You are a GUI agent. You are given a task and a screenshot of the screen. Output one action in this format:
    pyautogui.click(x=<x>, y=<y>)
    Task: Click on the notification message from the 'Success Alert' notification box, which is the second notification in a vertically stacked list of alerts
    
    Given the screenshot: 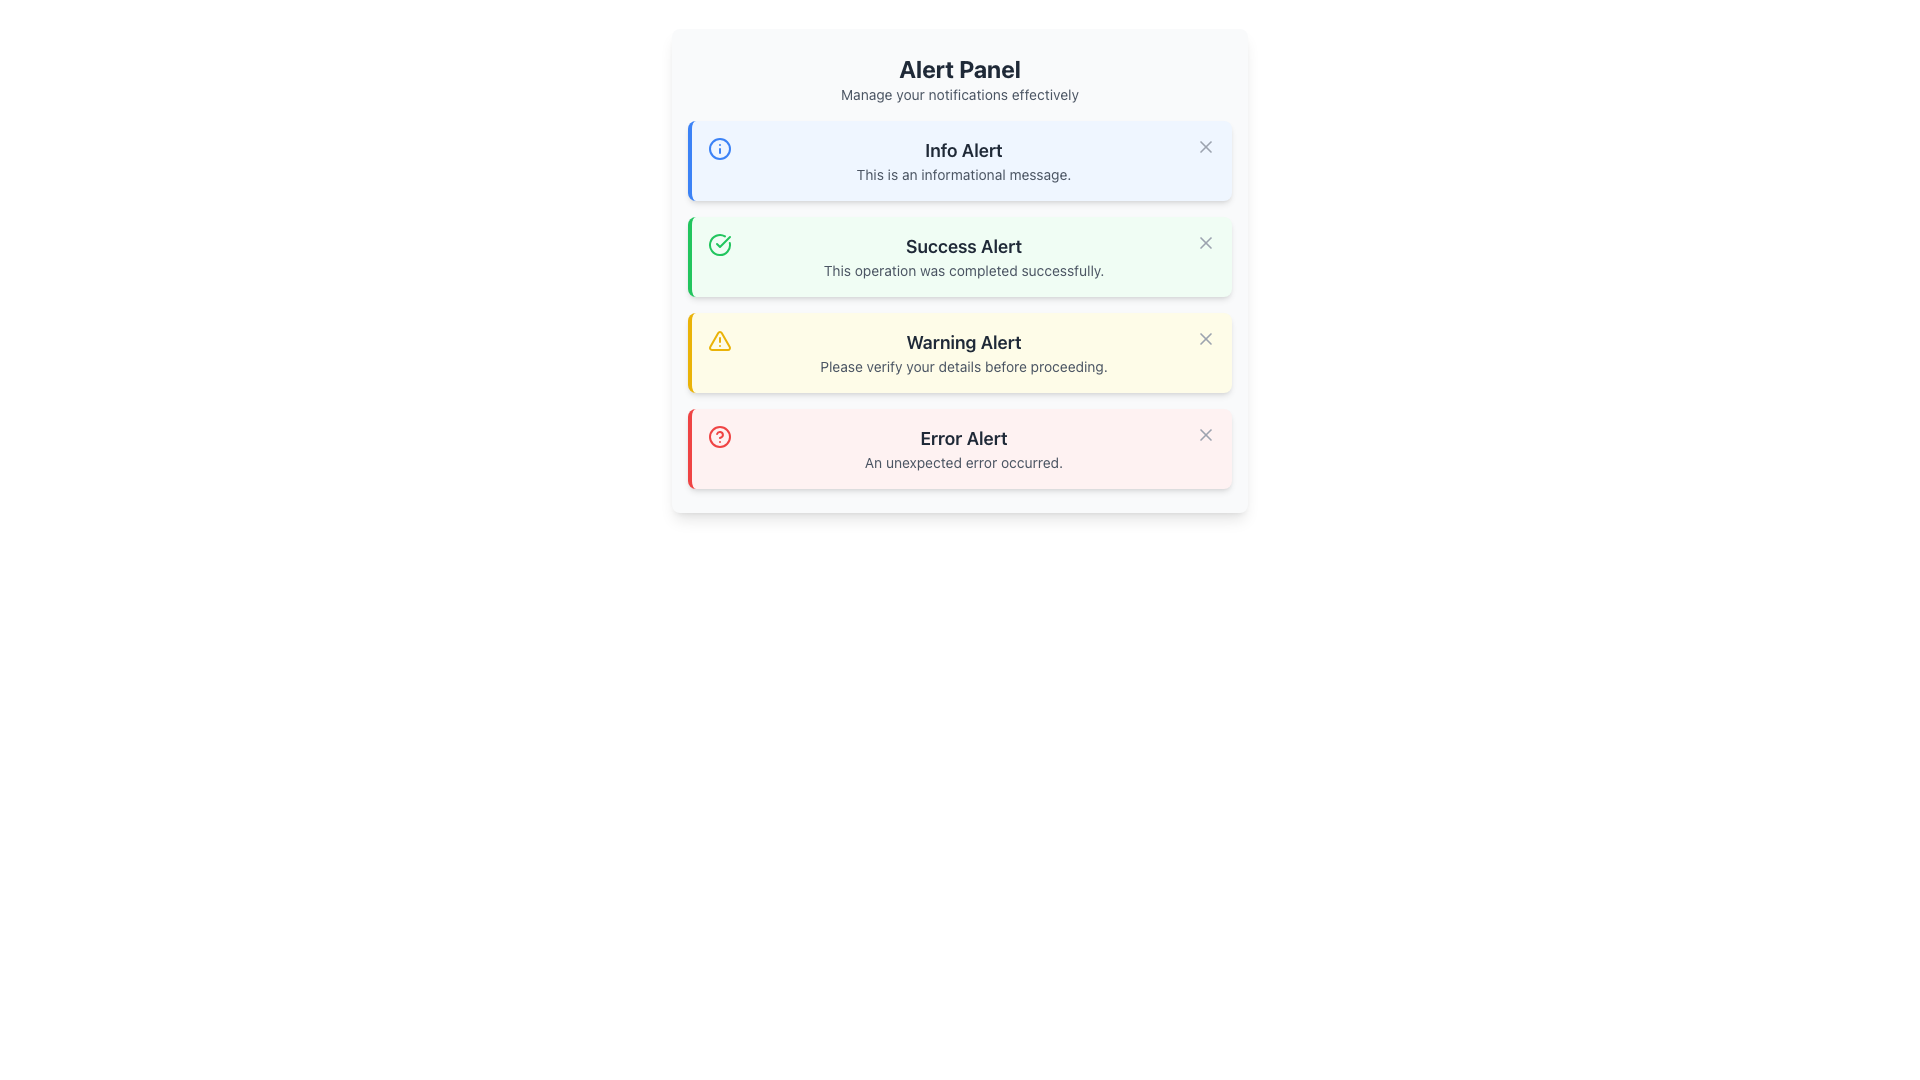 What is the action you would take?
    pyautogui.click(x=960, y=256)
    